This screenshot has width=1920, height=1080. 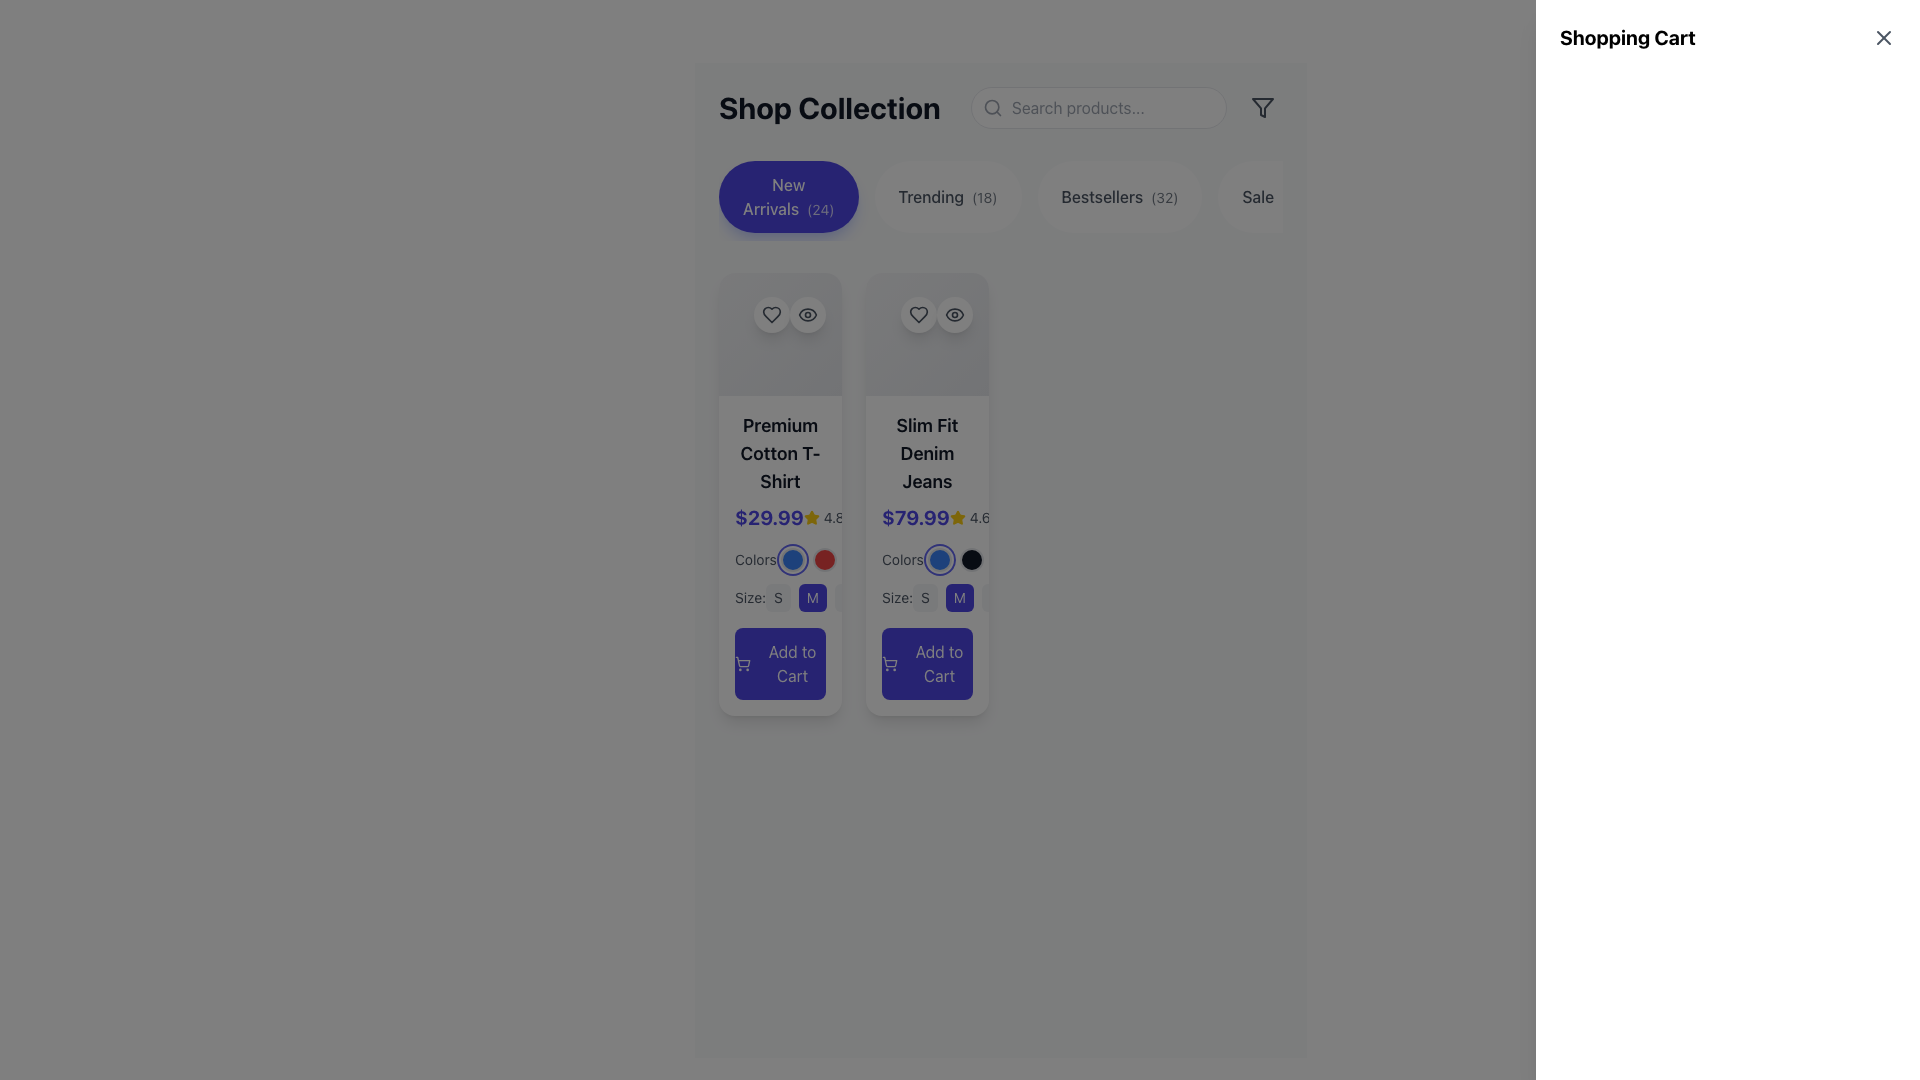 I want to click on the rating icon located between the price and review text of the Slim Fit Denim Jeans item, so click(x=956, y=516).